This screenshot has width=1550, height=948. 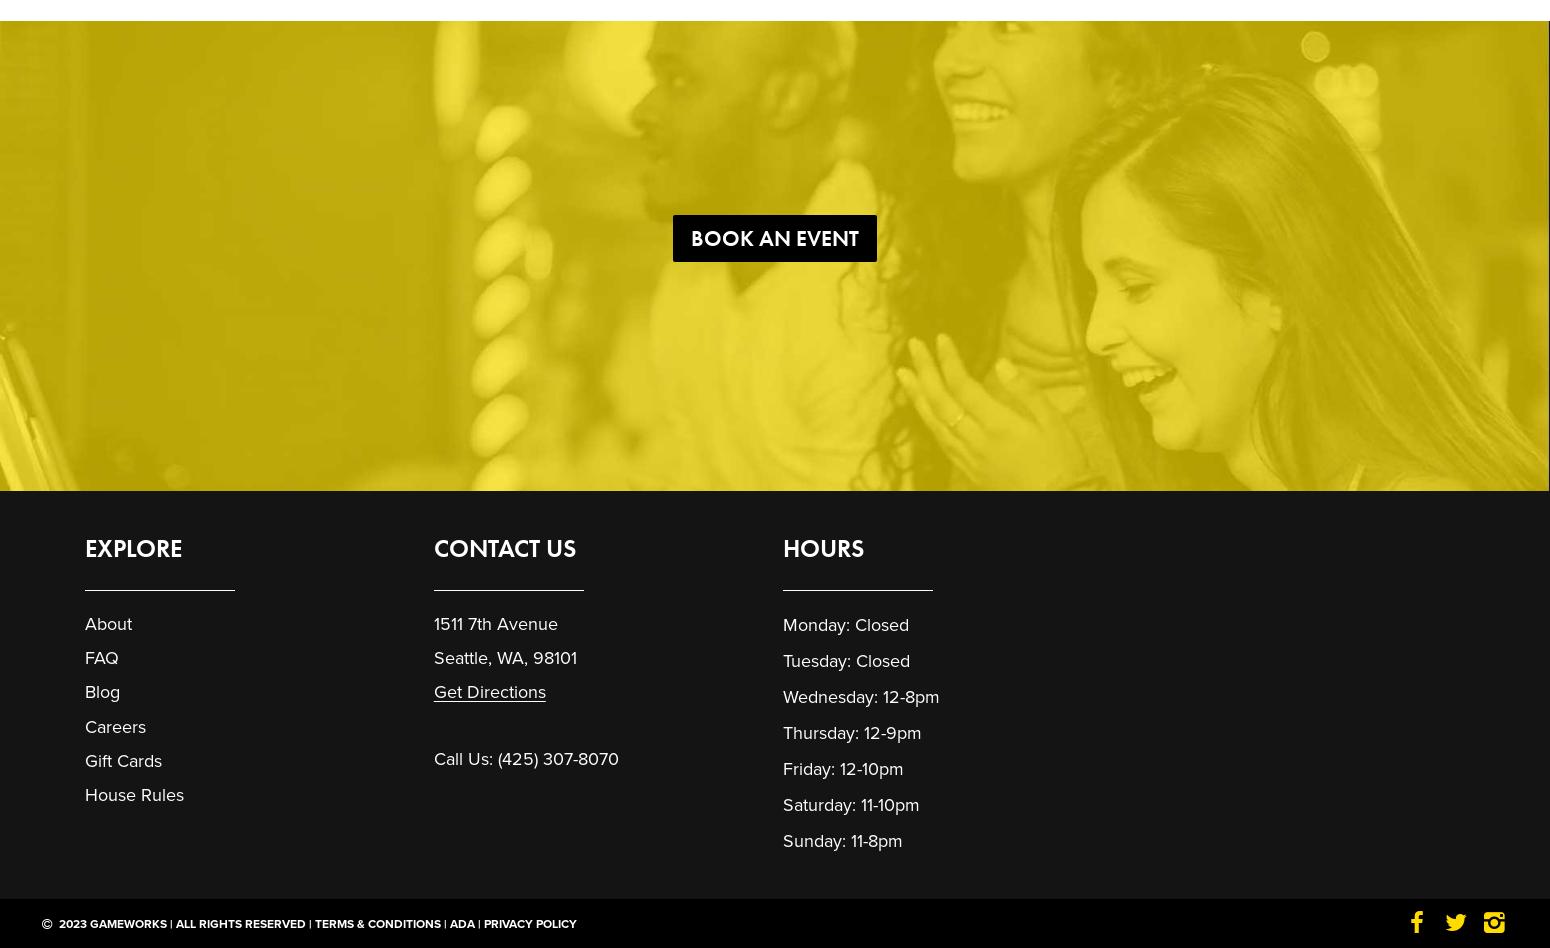 What do you see at coordinates (494, 622) in the screenshot?
I see `'1511 7th Avenue'` at bounding box center [494, 622].